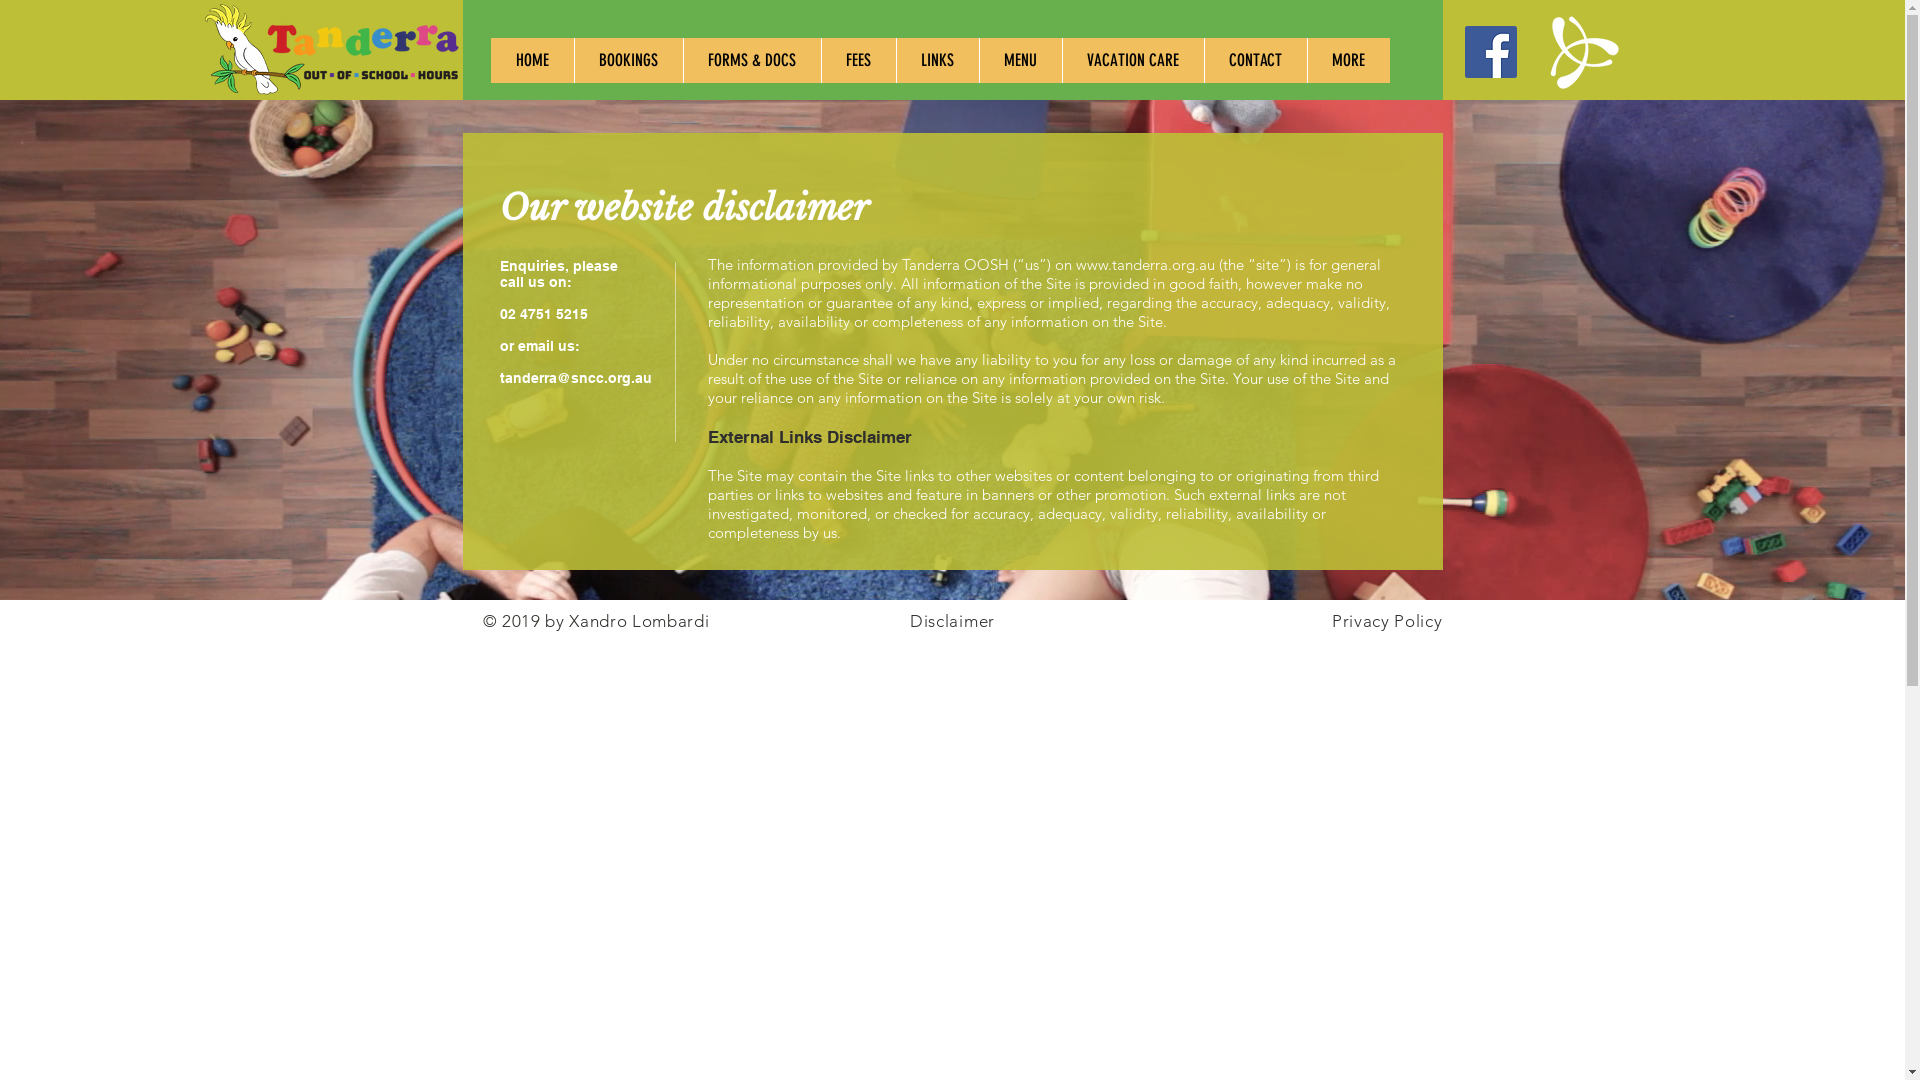  What do you see at coordinates (1386, 620) in the screenshot?
I see `'Privacy Policy'` at bounding box center [1386, 620].